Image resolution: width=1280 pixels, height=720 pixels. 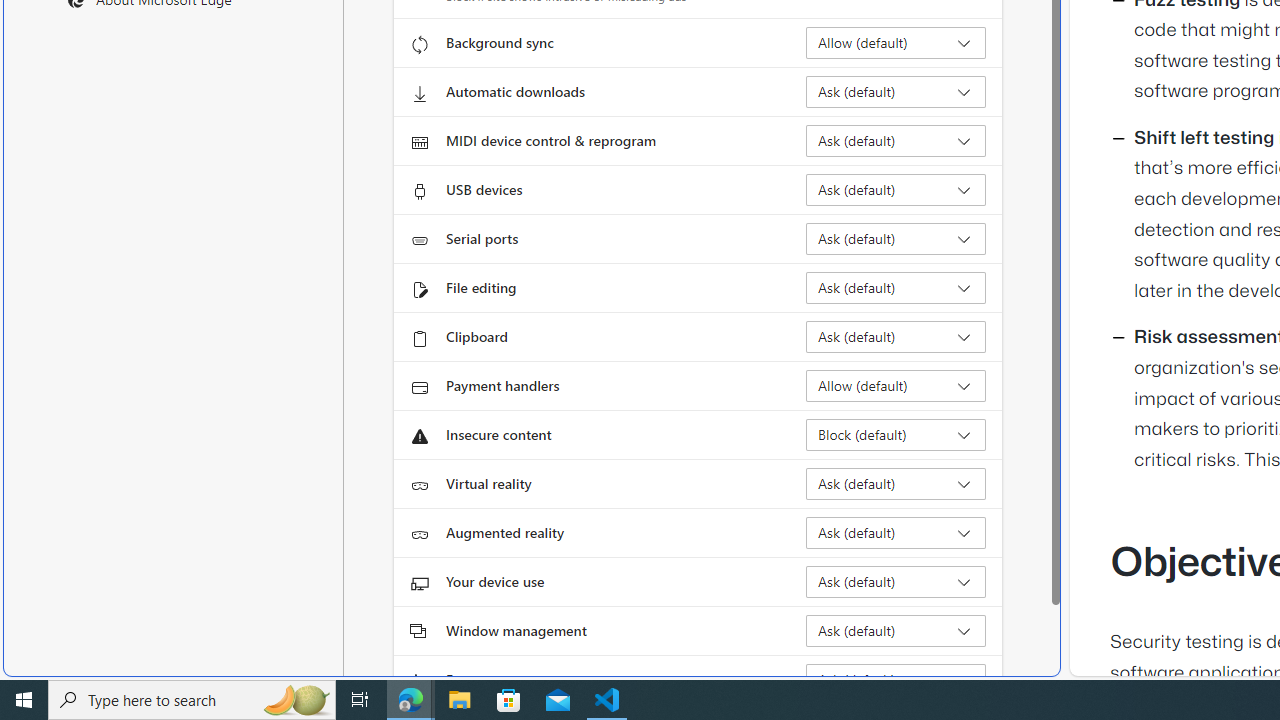 What do you see at coordinates (895, 335) in the screenshot?
I see `'Clipboard Ask (default)'` at bounding box center [895, 335].